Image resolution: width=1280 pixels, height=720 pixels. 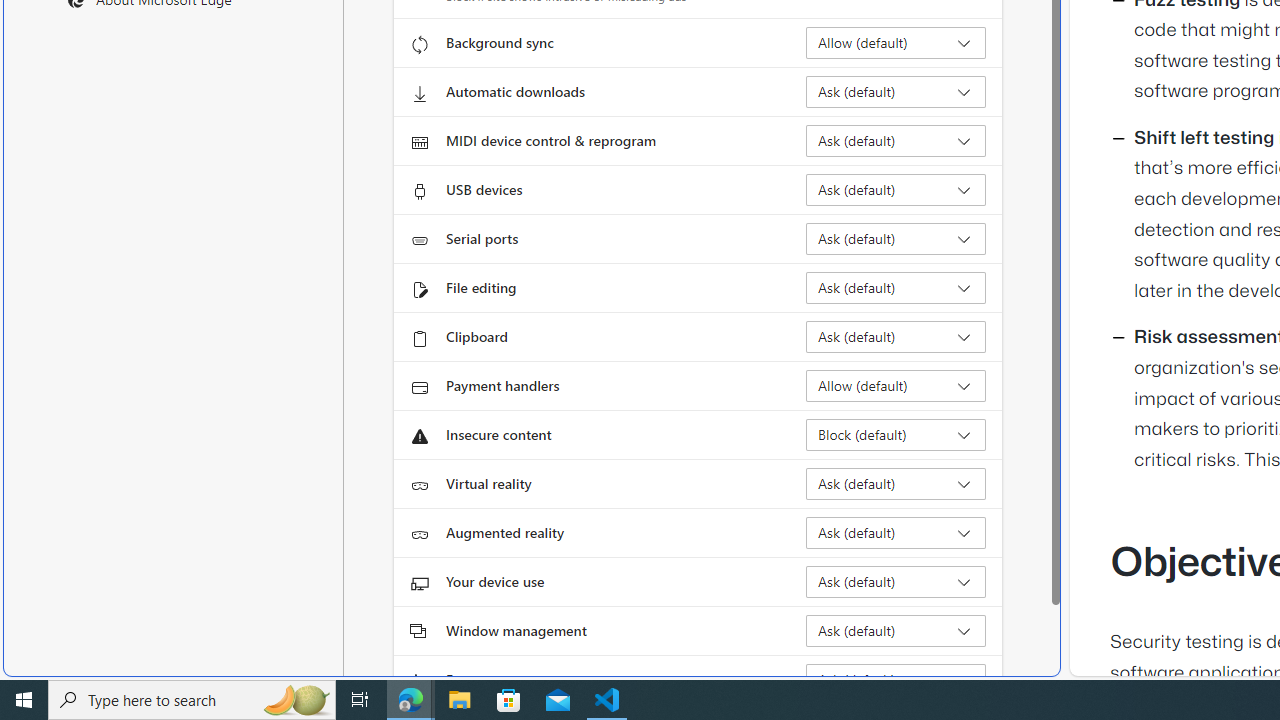 What do you see at coordinates (895, 335) in the screenshot?
I see `'Clipboard Ask (default)'` at bounding box center [895, 335].